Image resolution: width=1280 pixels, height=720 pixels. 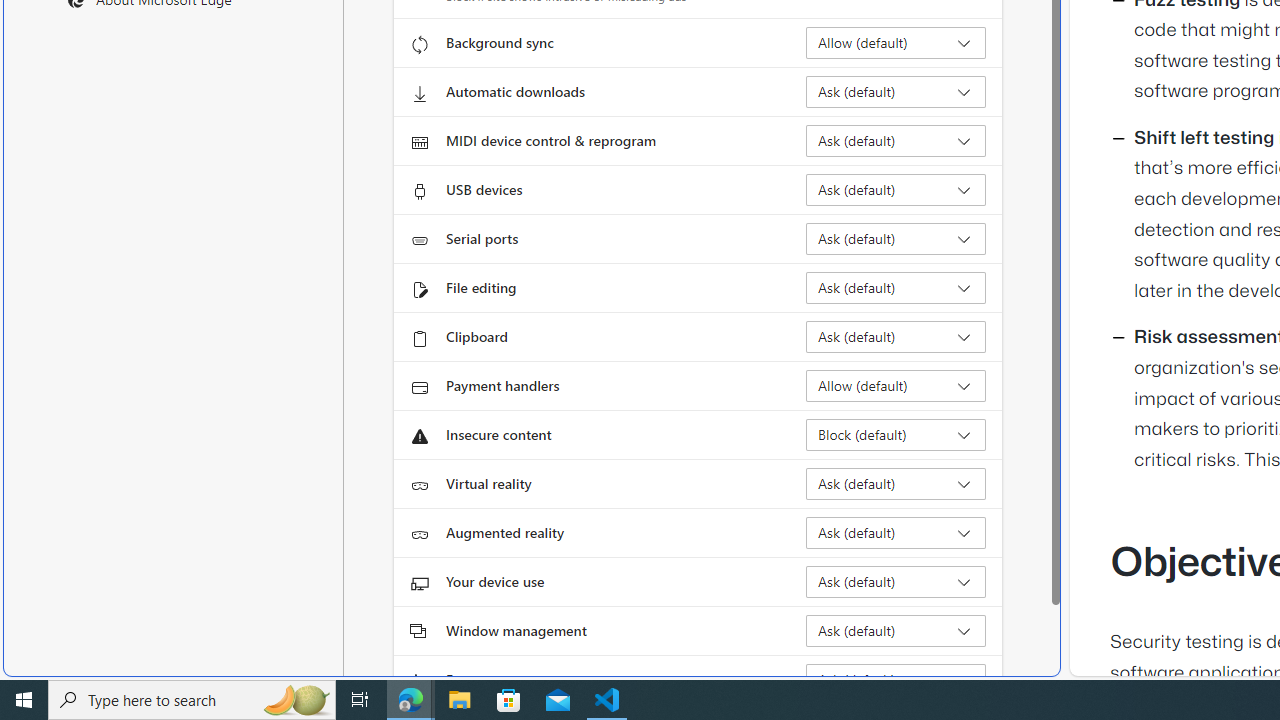 What do you see at coordinates (895, 335) in the screenshot?
I see `'Clipboard Ask (default)'` at bounding box center [895, 335].